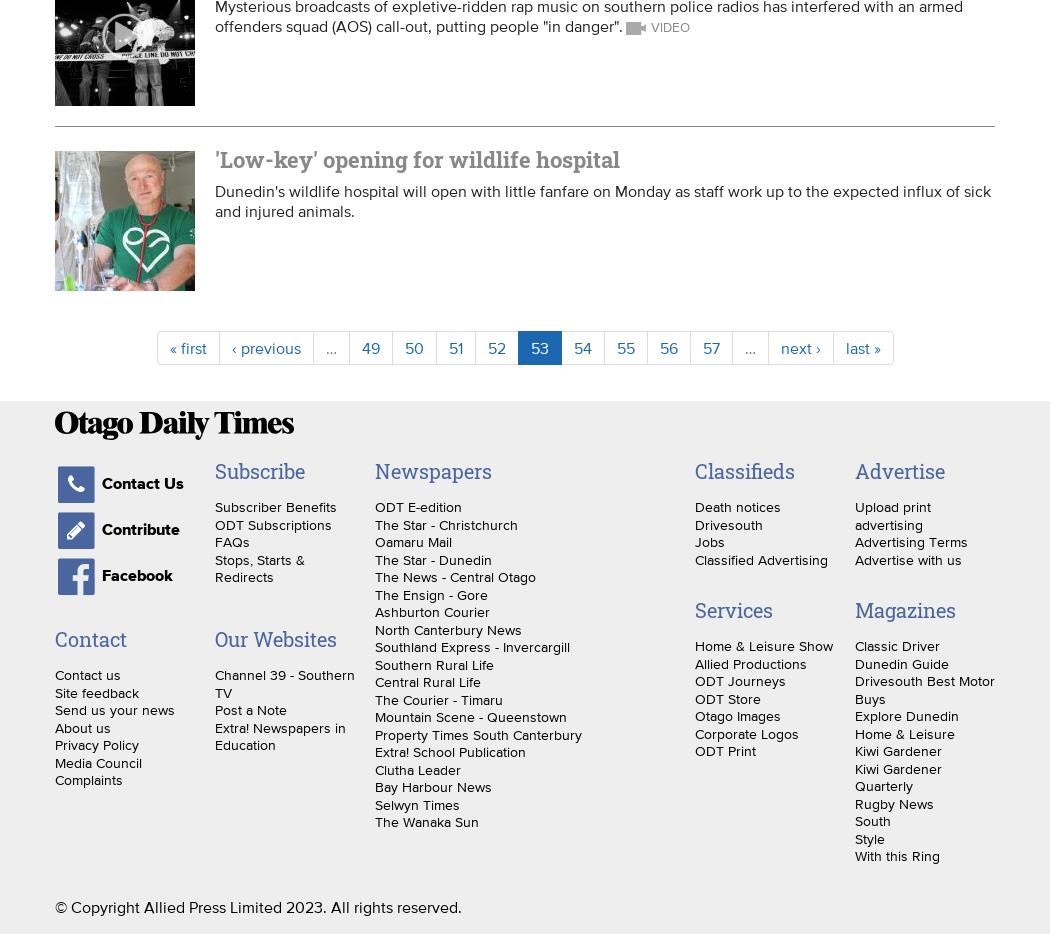  Describe the element at coordinates (373, 558) in the screenshot. I see `'The Star - Dunedin'` at that location.